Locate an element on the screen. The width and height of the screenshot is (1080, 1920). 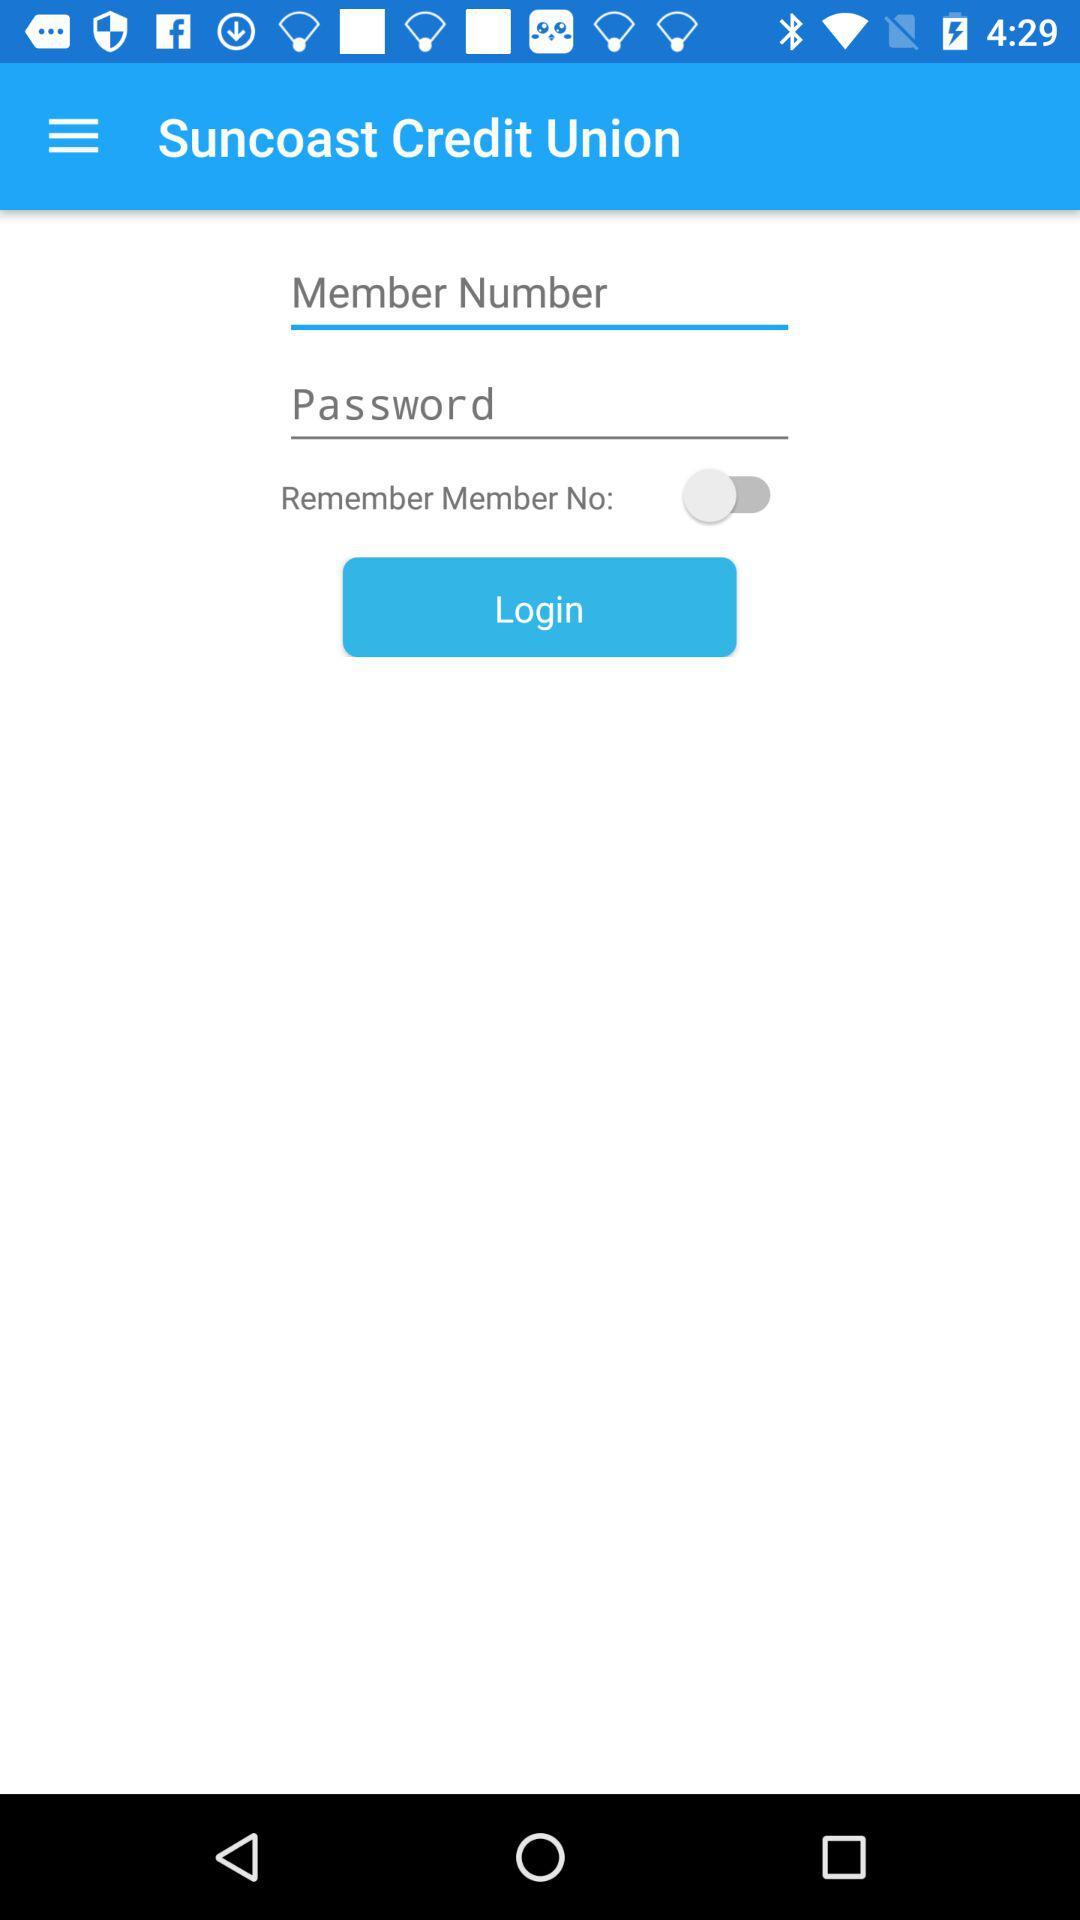
icon below suncoast credit union app is located at coordinates (538, 291).